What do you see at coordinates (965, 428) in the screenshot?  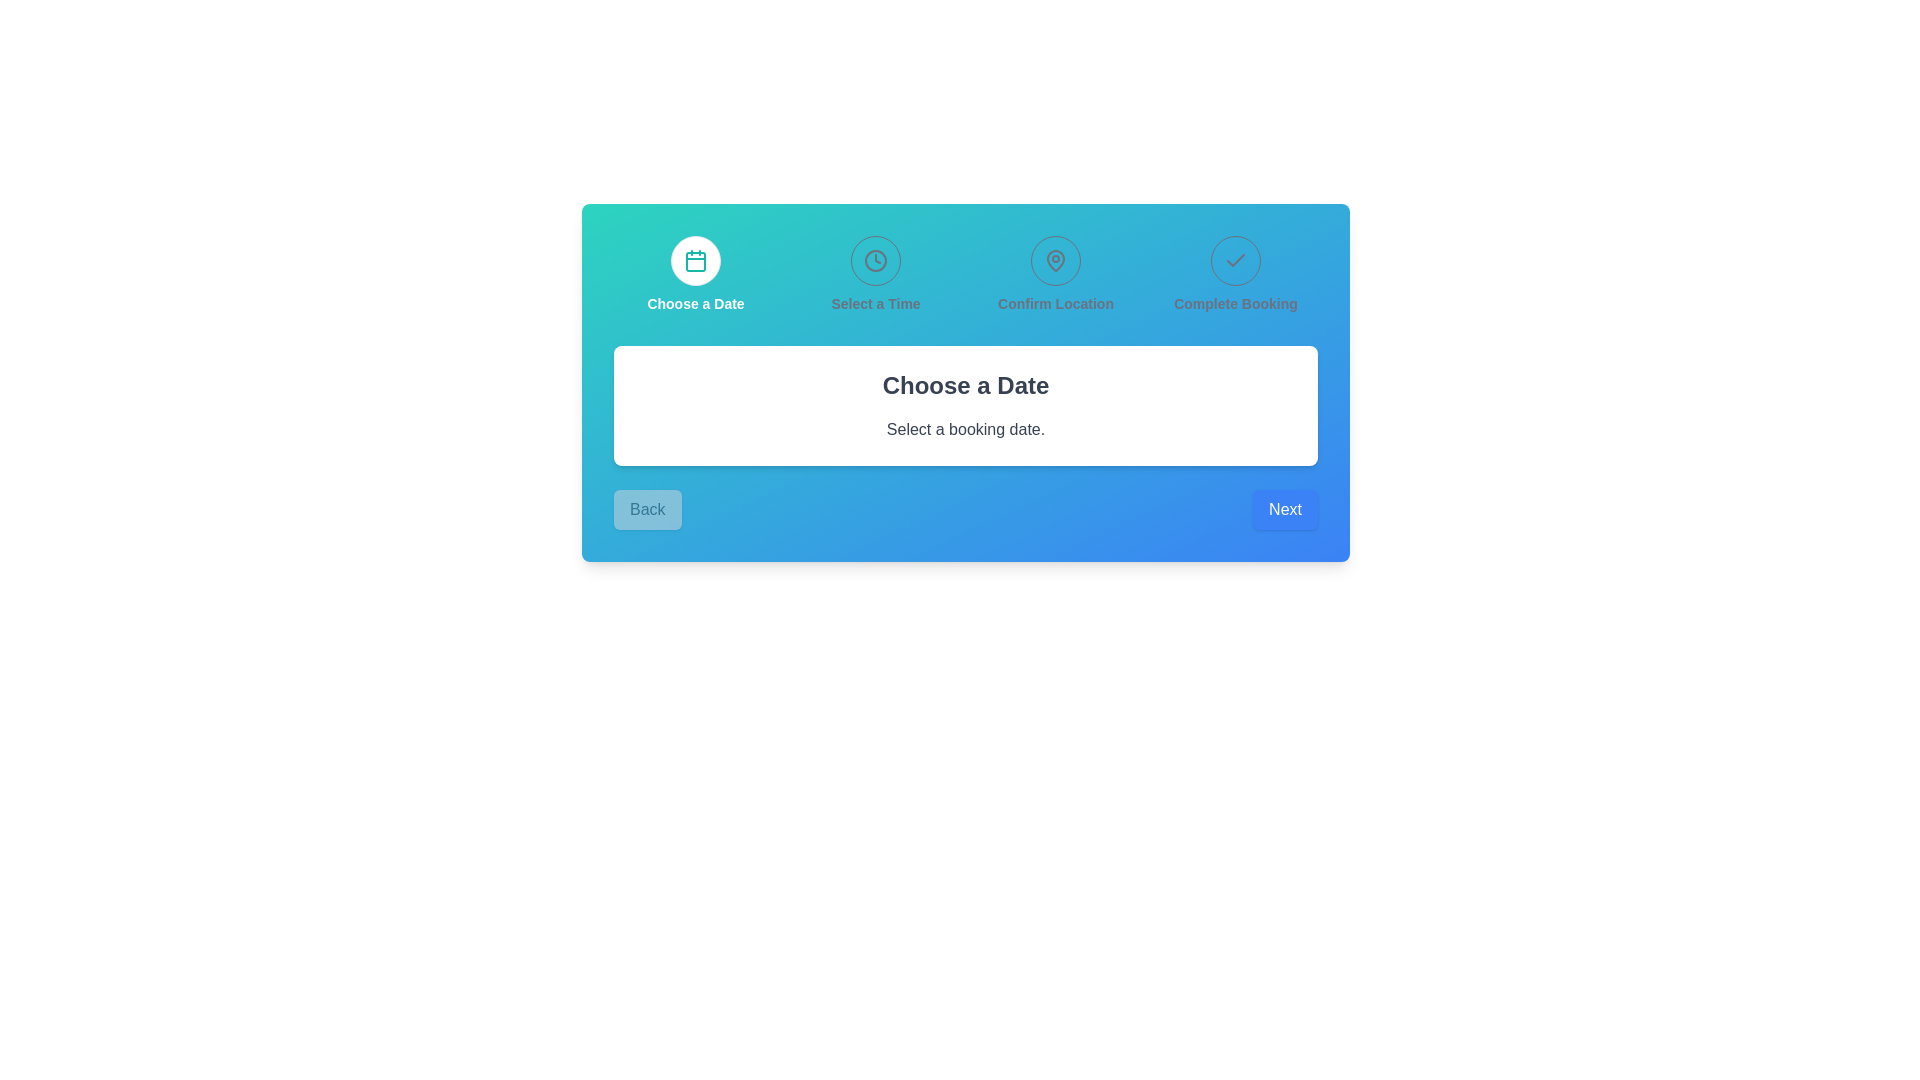 I see `text label that says 'Select a booking date.' which is located below the title 'Choose a Date.' in a white rectangular card area on a blue gradient background` at bounding box center [965, 428].